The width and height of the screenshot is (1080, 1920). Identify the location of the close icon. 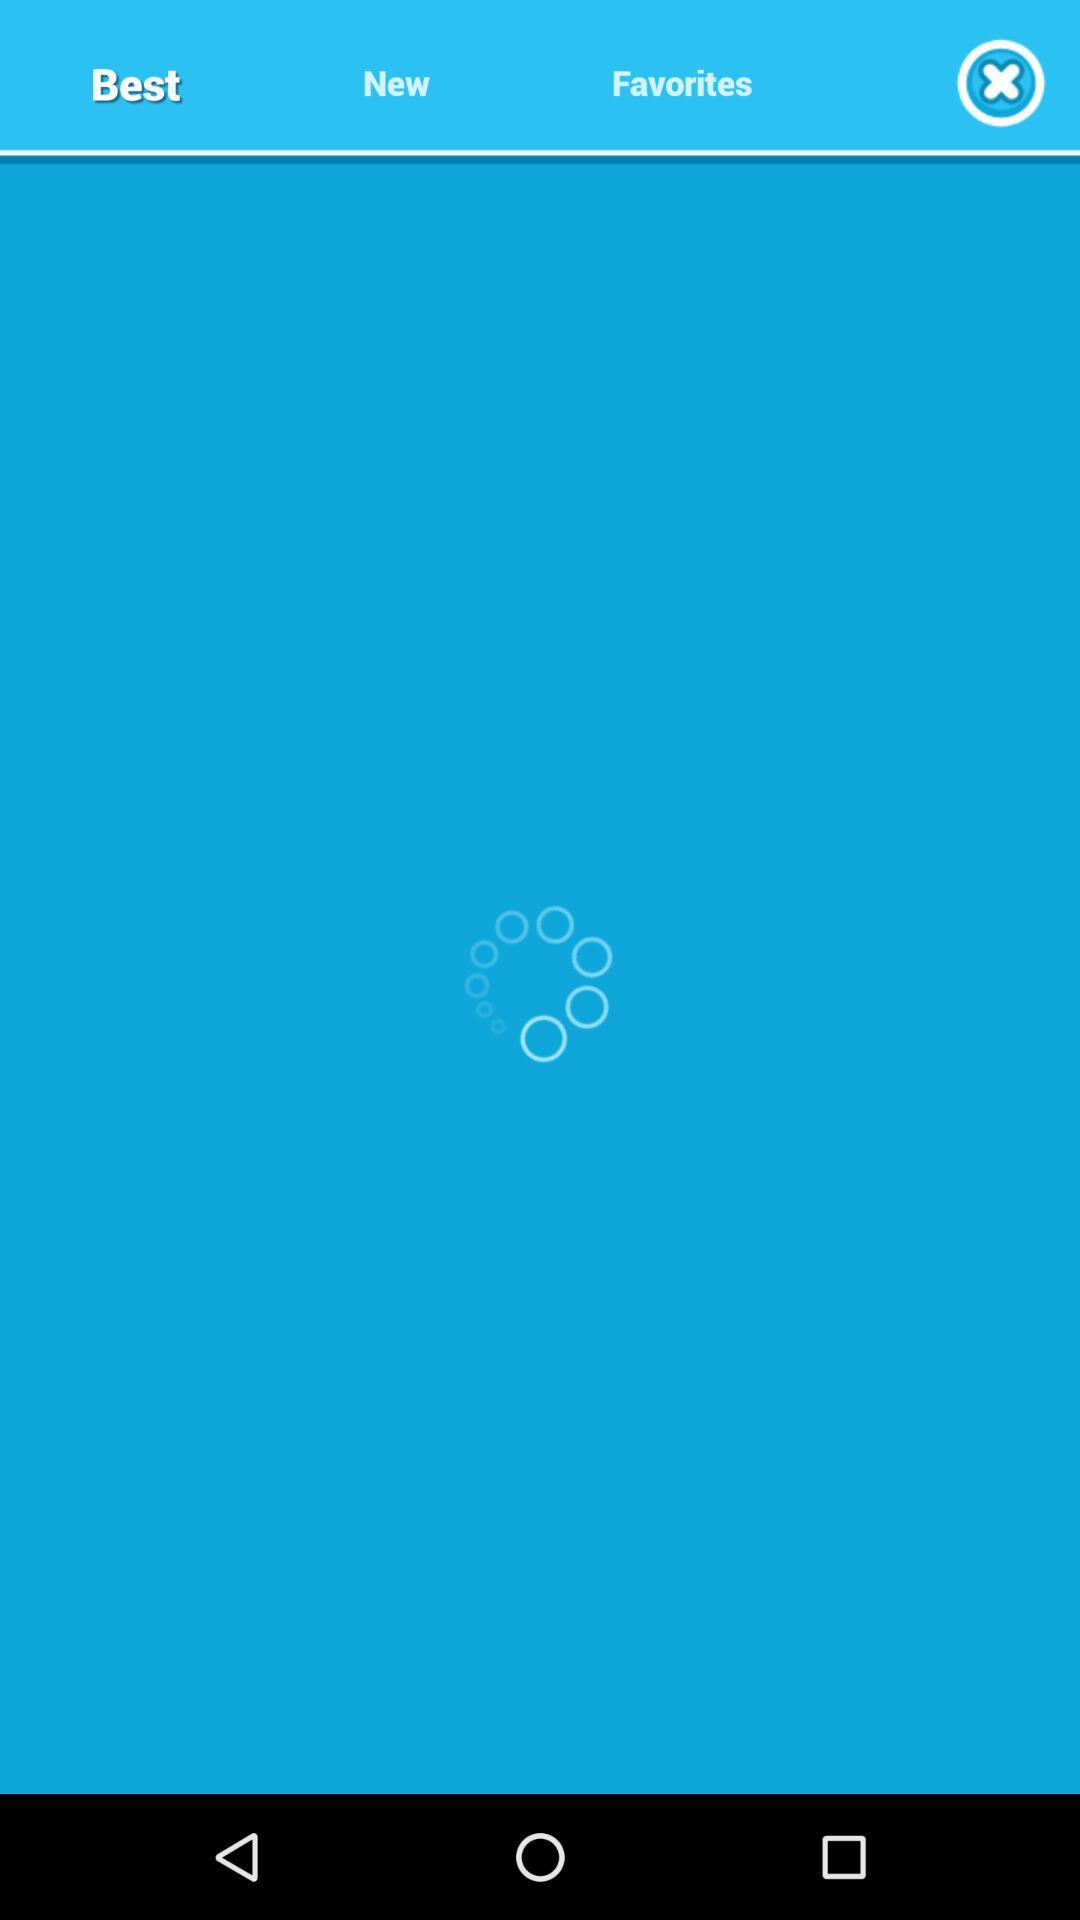
(1000, 87).